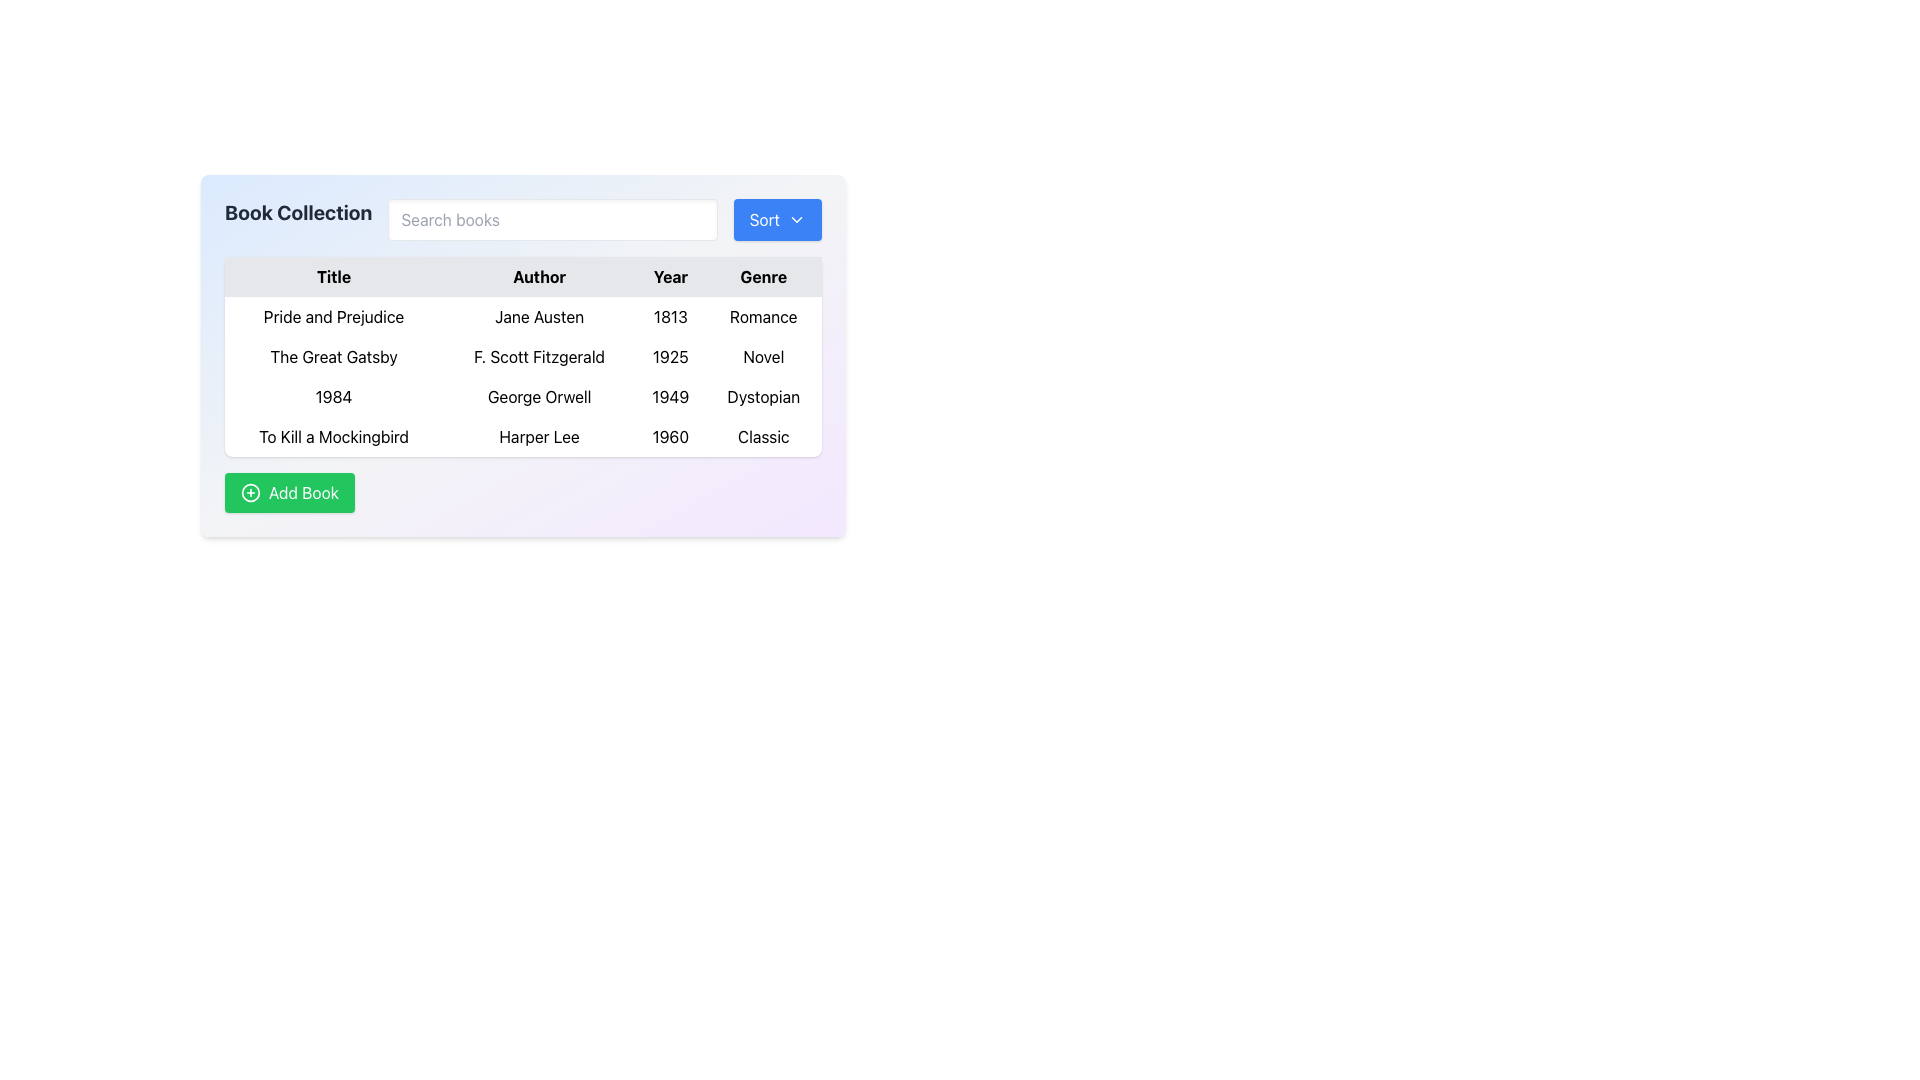  Describe the element at coordinates (523, 356) in the screenshot. I see `the table row displaying 'The Great Gatsby' by F. Scott Fitzgerald` at that location.